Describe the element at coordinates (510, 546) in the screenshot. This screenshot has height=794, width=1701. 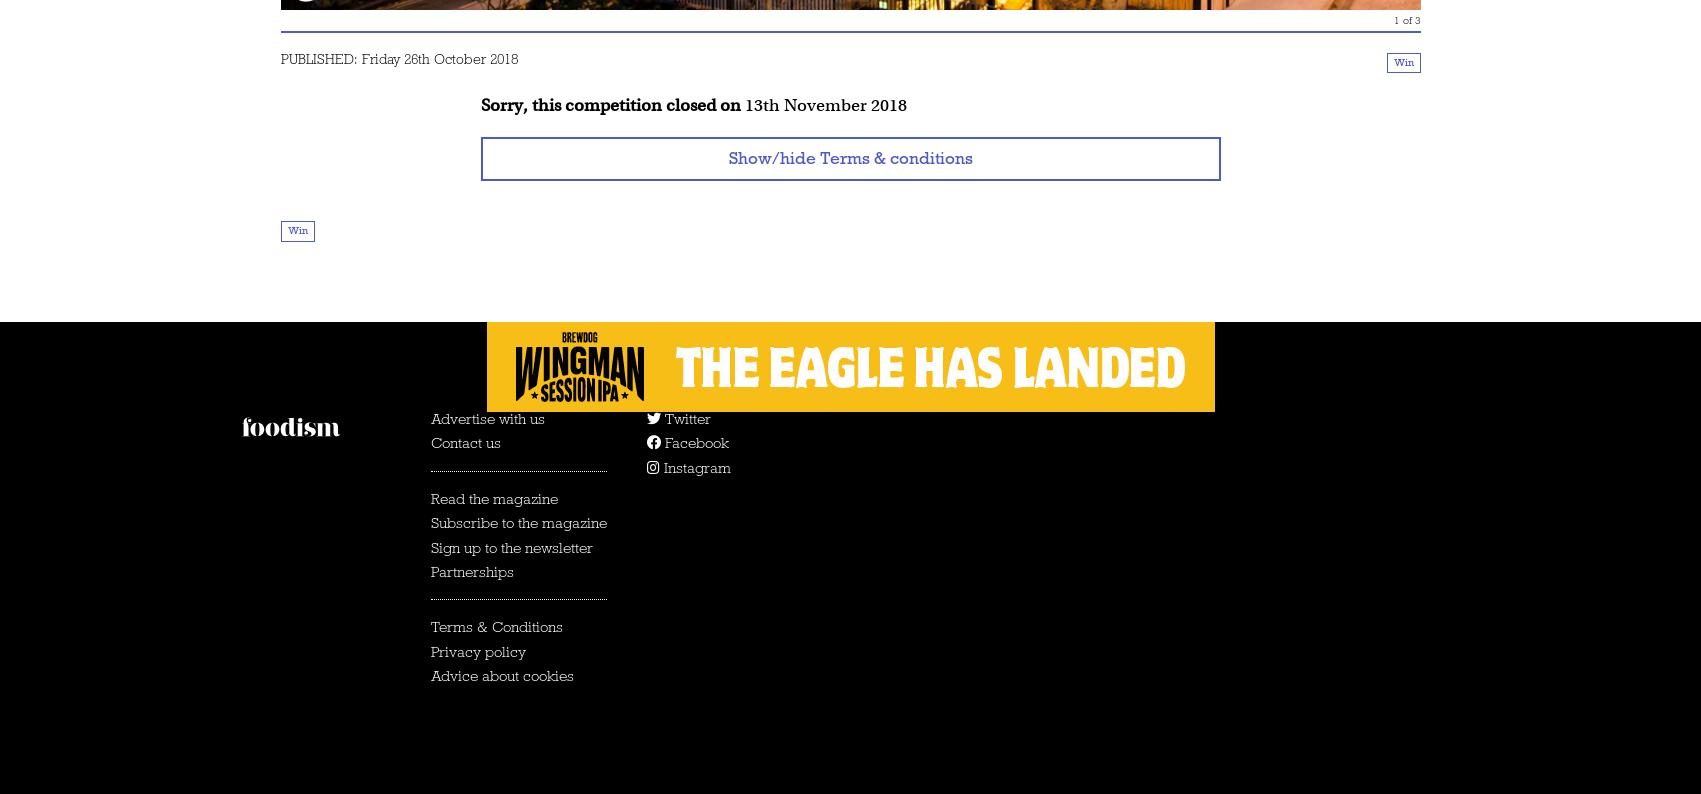
I see `'Sign up to the newsletter'` at that location.